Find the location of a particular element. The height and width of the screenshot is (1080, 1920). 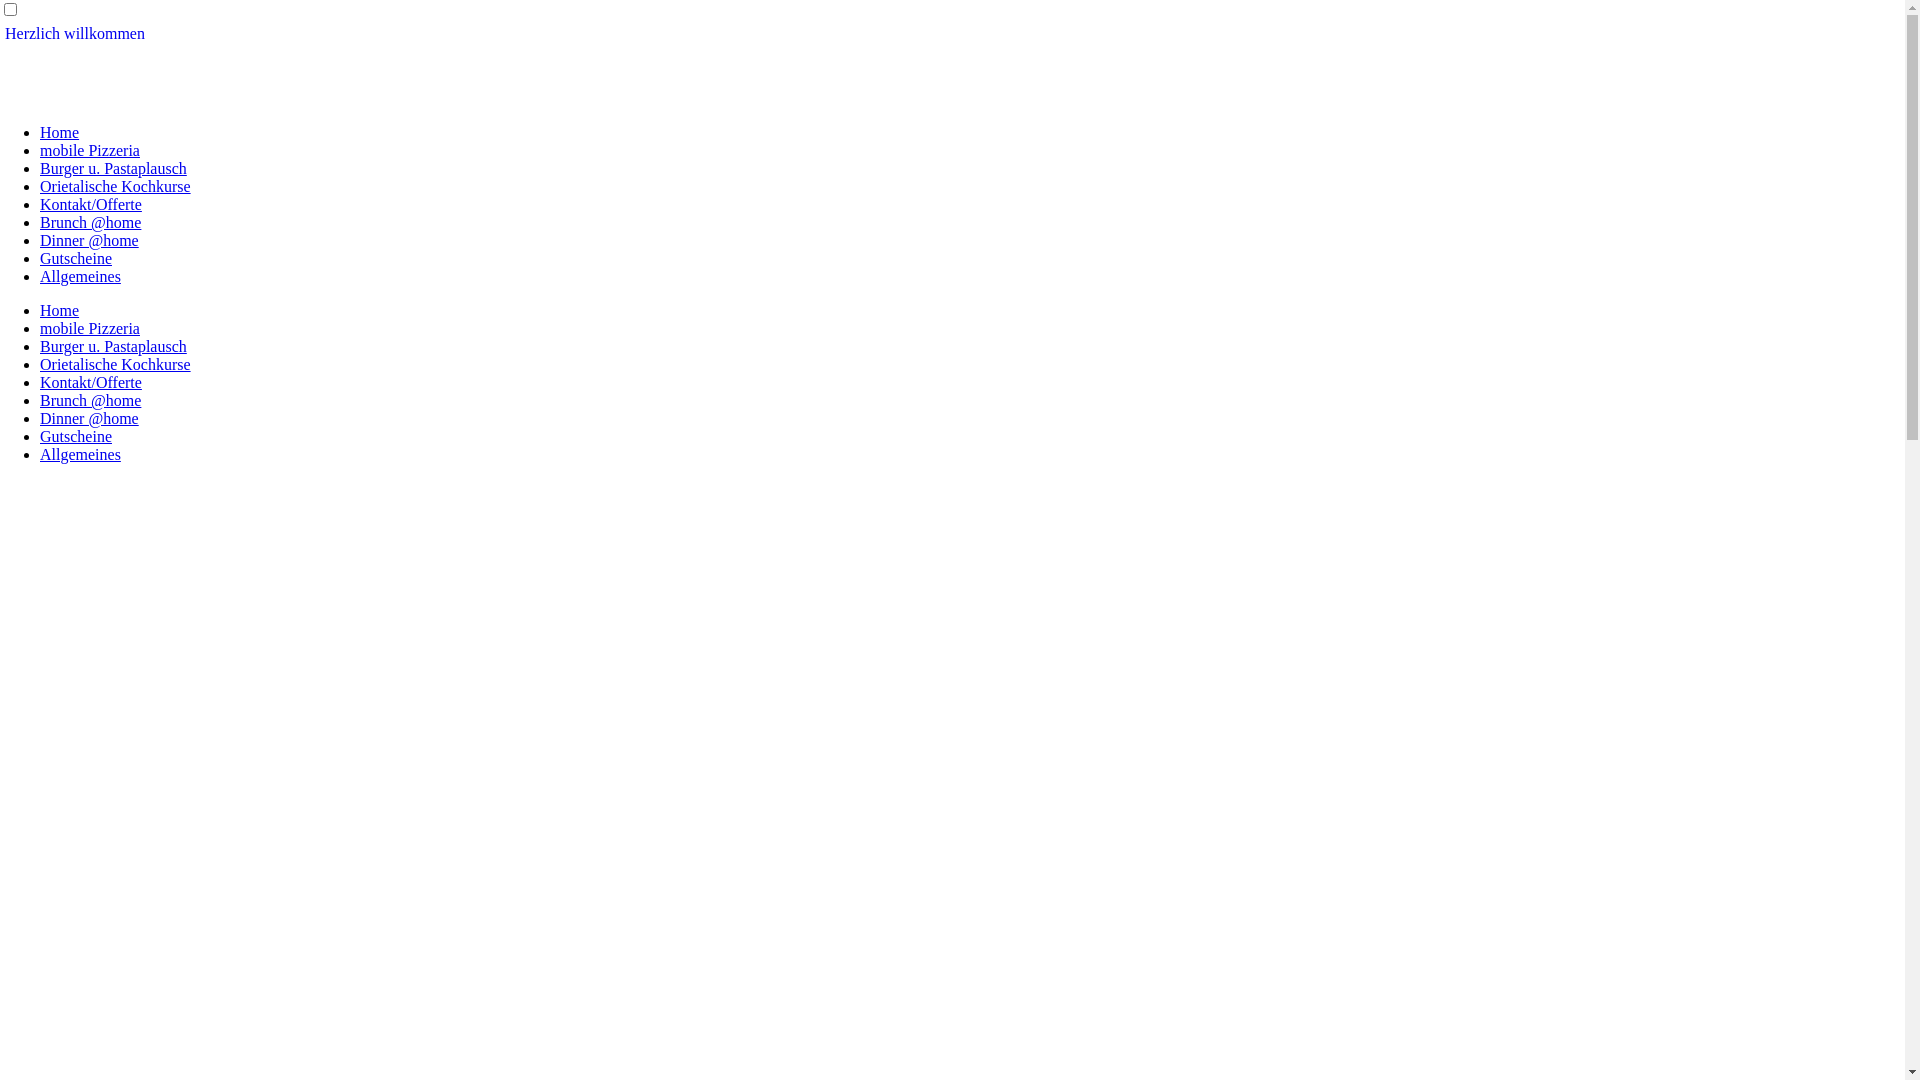

'Gutscheine' is located at coordinates (76, 435).